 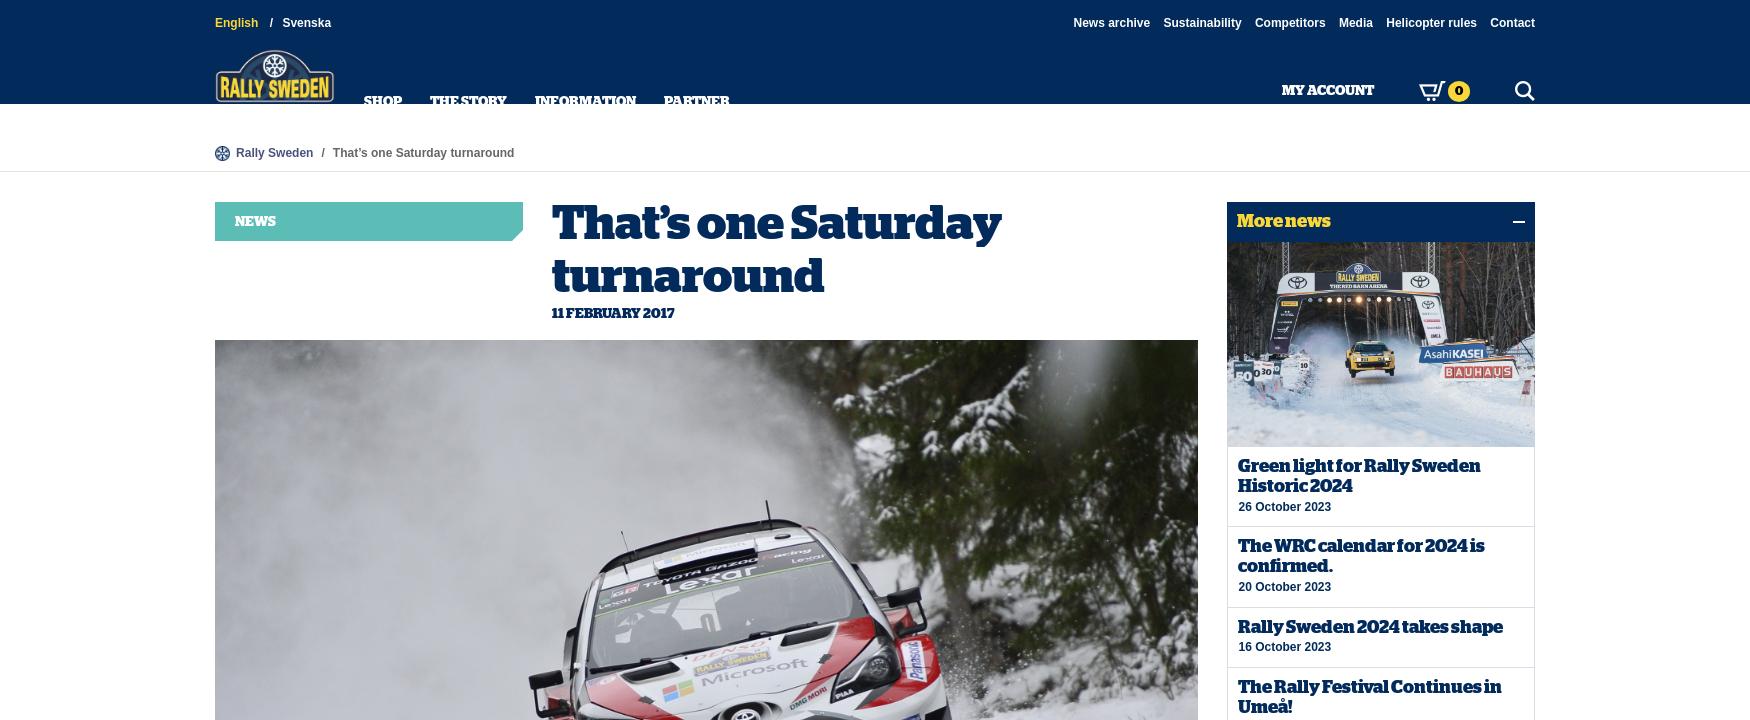 I want to click on '20 October 2023', so click(x=1283, y=585).